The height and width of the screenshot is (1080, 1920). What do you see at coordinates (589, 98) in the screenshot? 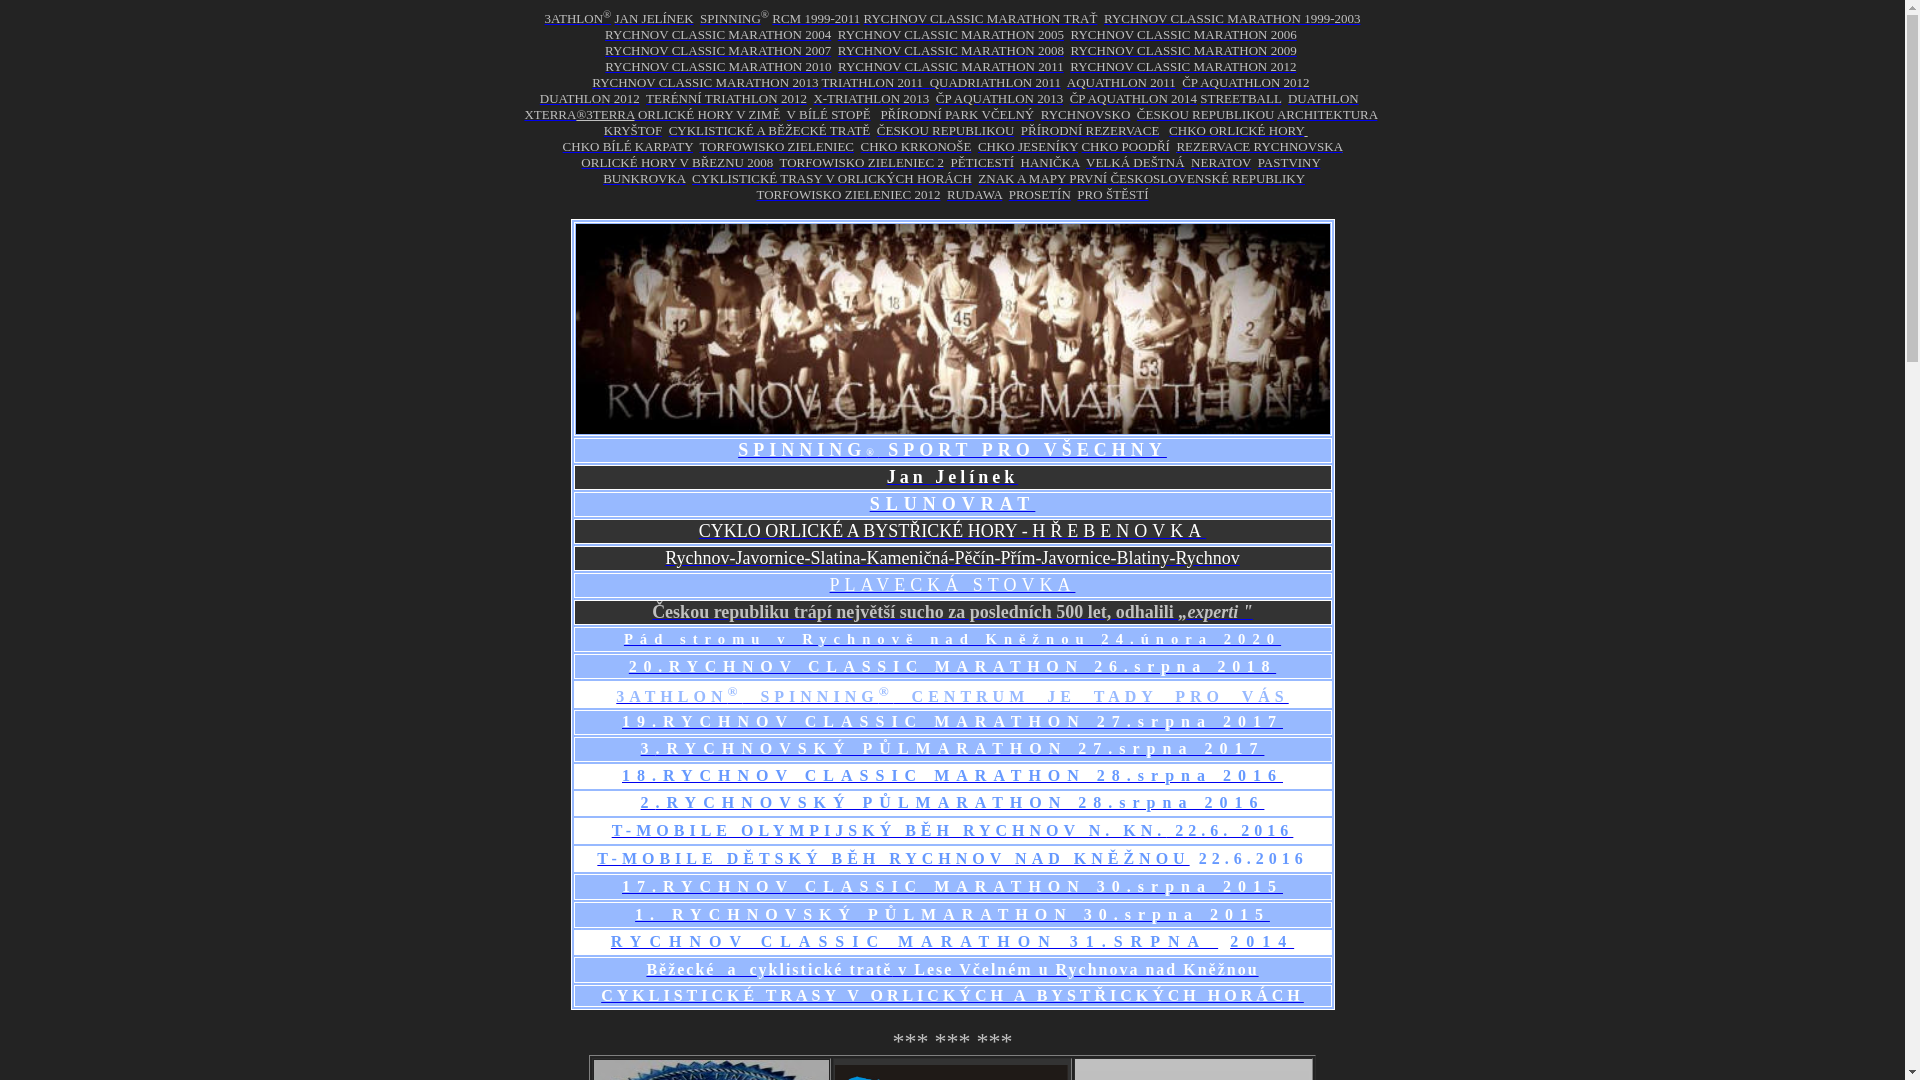
I see `'DUATHLON 2012'` at bounding box center [589, 98].